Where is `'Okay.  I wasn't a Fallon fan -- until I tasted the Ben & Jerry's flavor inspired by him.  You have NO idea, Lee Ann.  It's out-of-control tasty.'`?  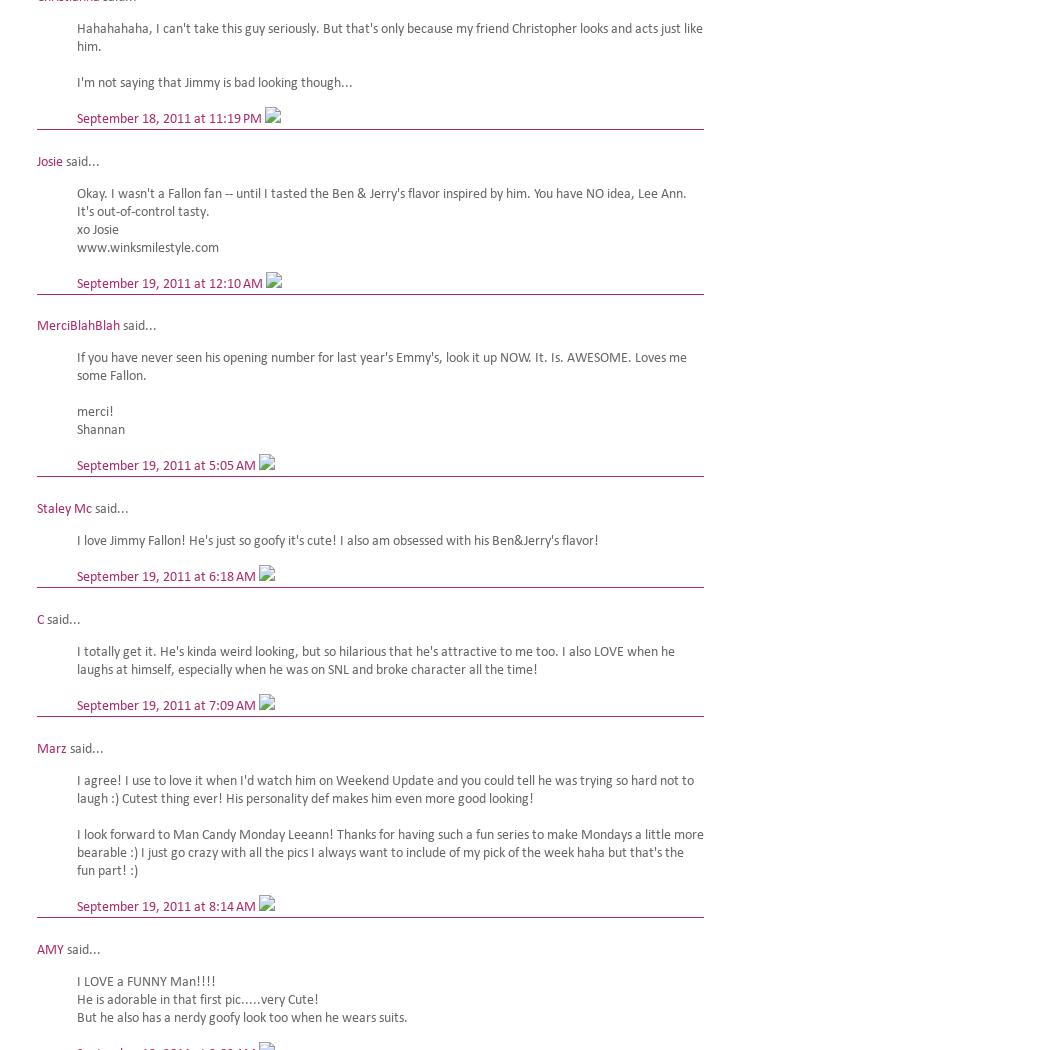 'Okay.  I wasn't a Fallon fan -- until I tasted the Ben & Jerry's flavor inspired by him.  You have NO idea, Lee Ann.  It's out-of-control tasty.' is located at coordinates (382, 201).